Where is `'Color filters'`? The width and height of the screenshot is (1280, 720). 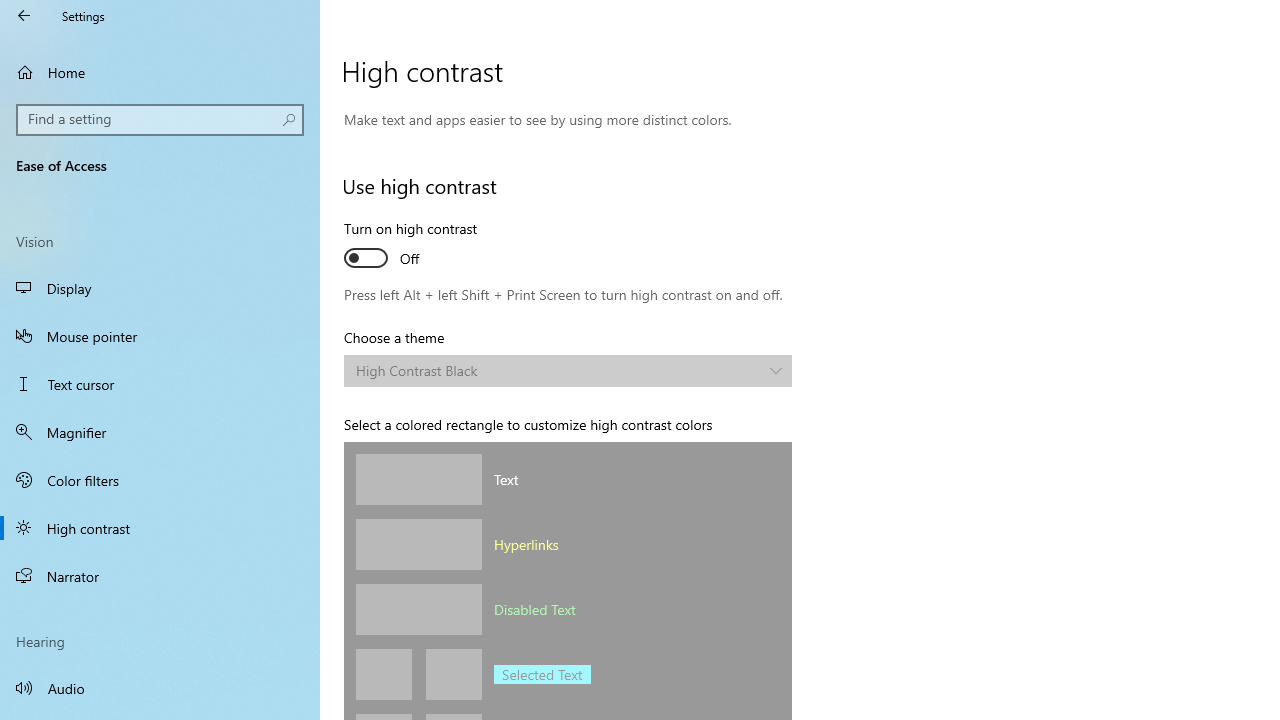
'Color filters' is located at coordinates (160, 479).